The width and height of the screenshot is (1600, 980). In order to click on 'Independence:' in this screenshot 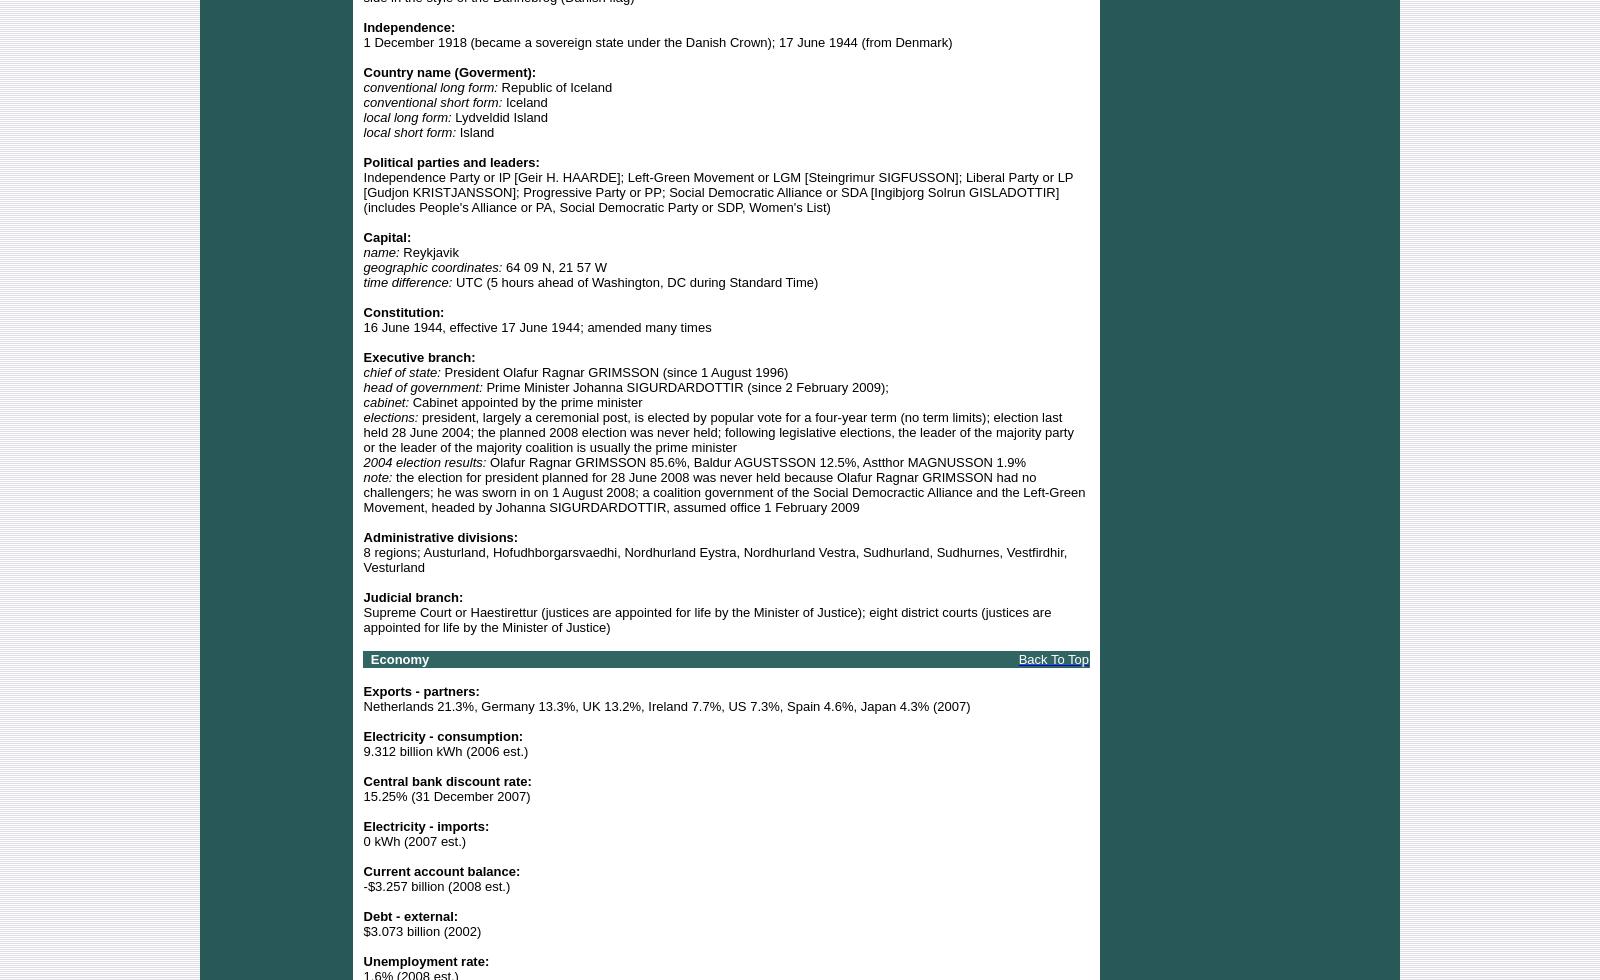, I will do `click(407, 26)`.